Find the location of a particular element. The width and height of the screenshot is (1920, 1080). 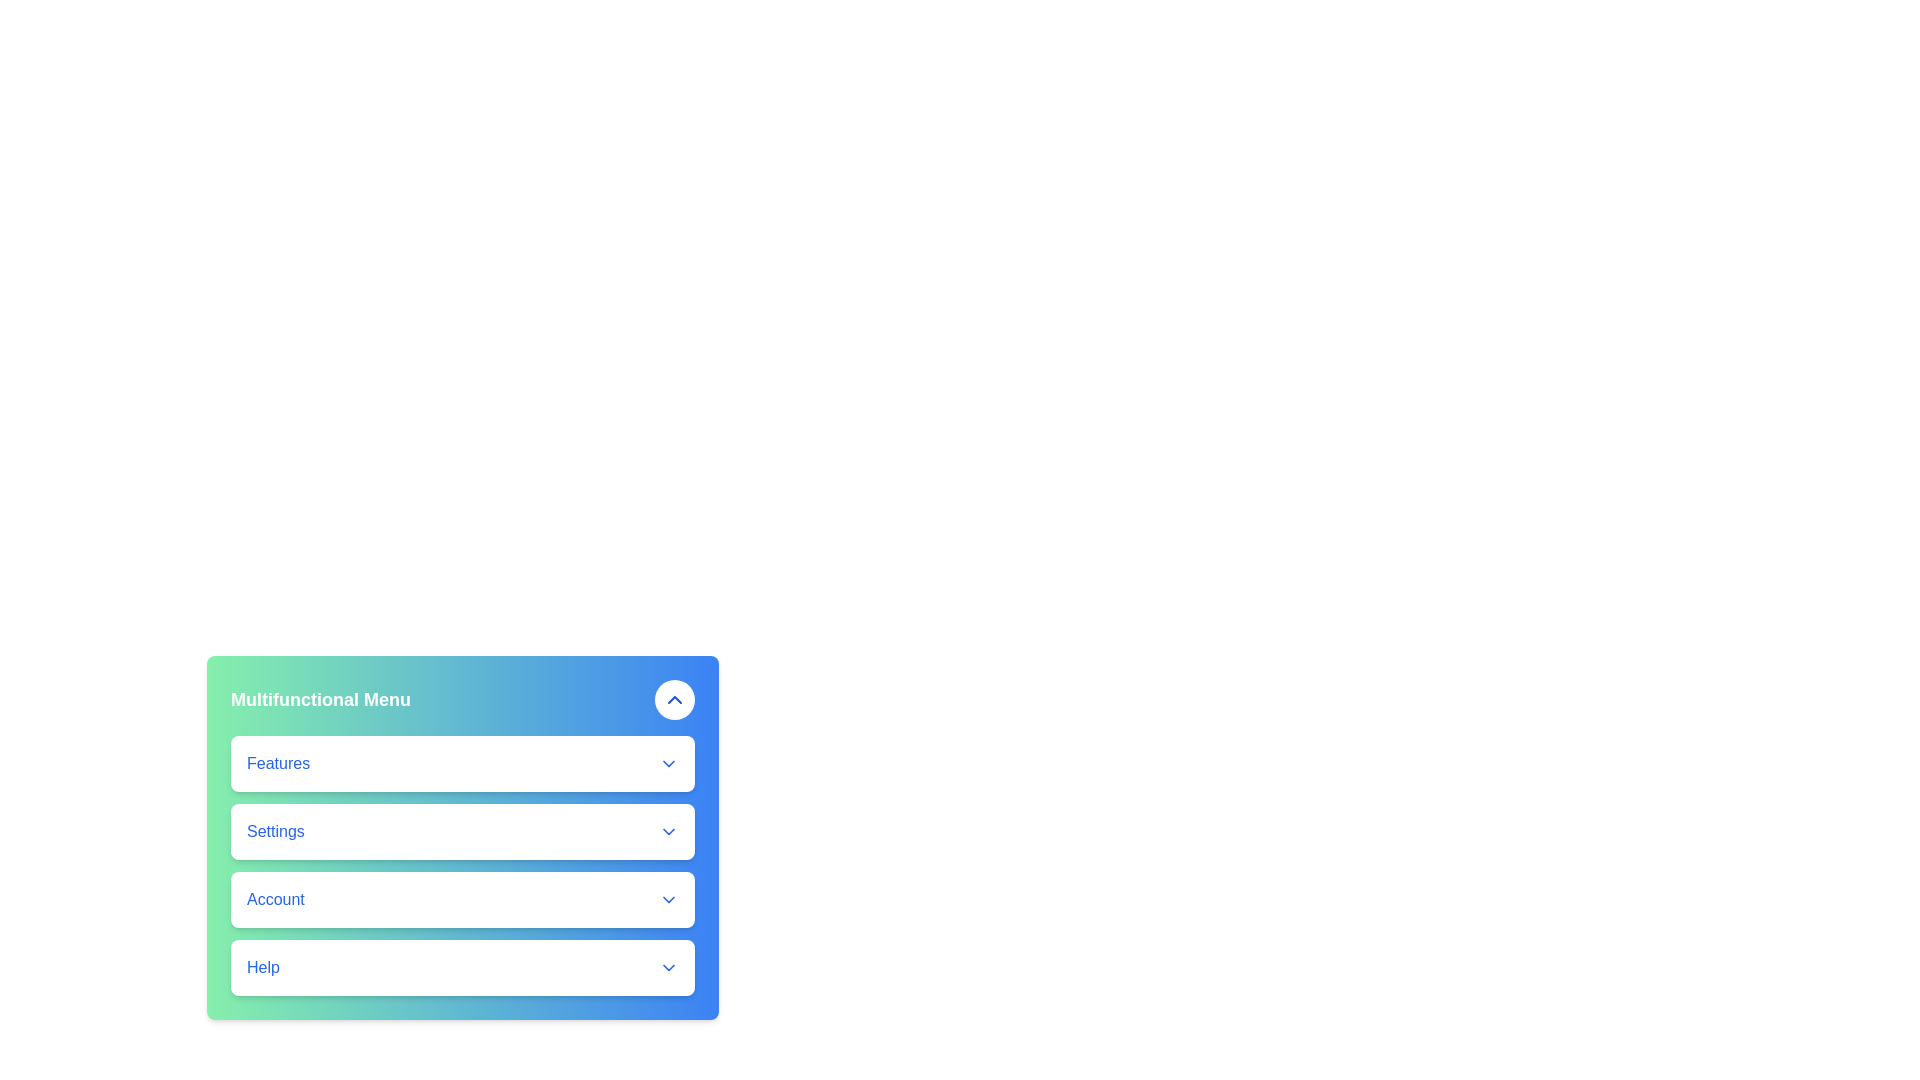

the 'Help' text label in blue font, located at the bottom of the menu list, directly under the 'Account' option is located at coordinates (262, 967).